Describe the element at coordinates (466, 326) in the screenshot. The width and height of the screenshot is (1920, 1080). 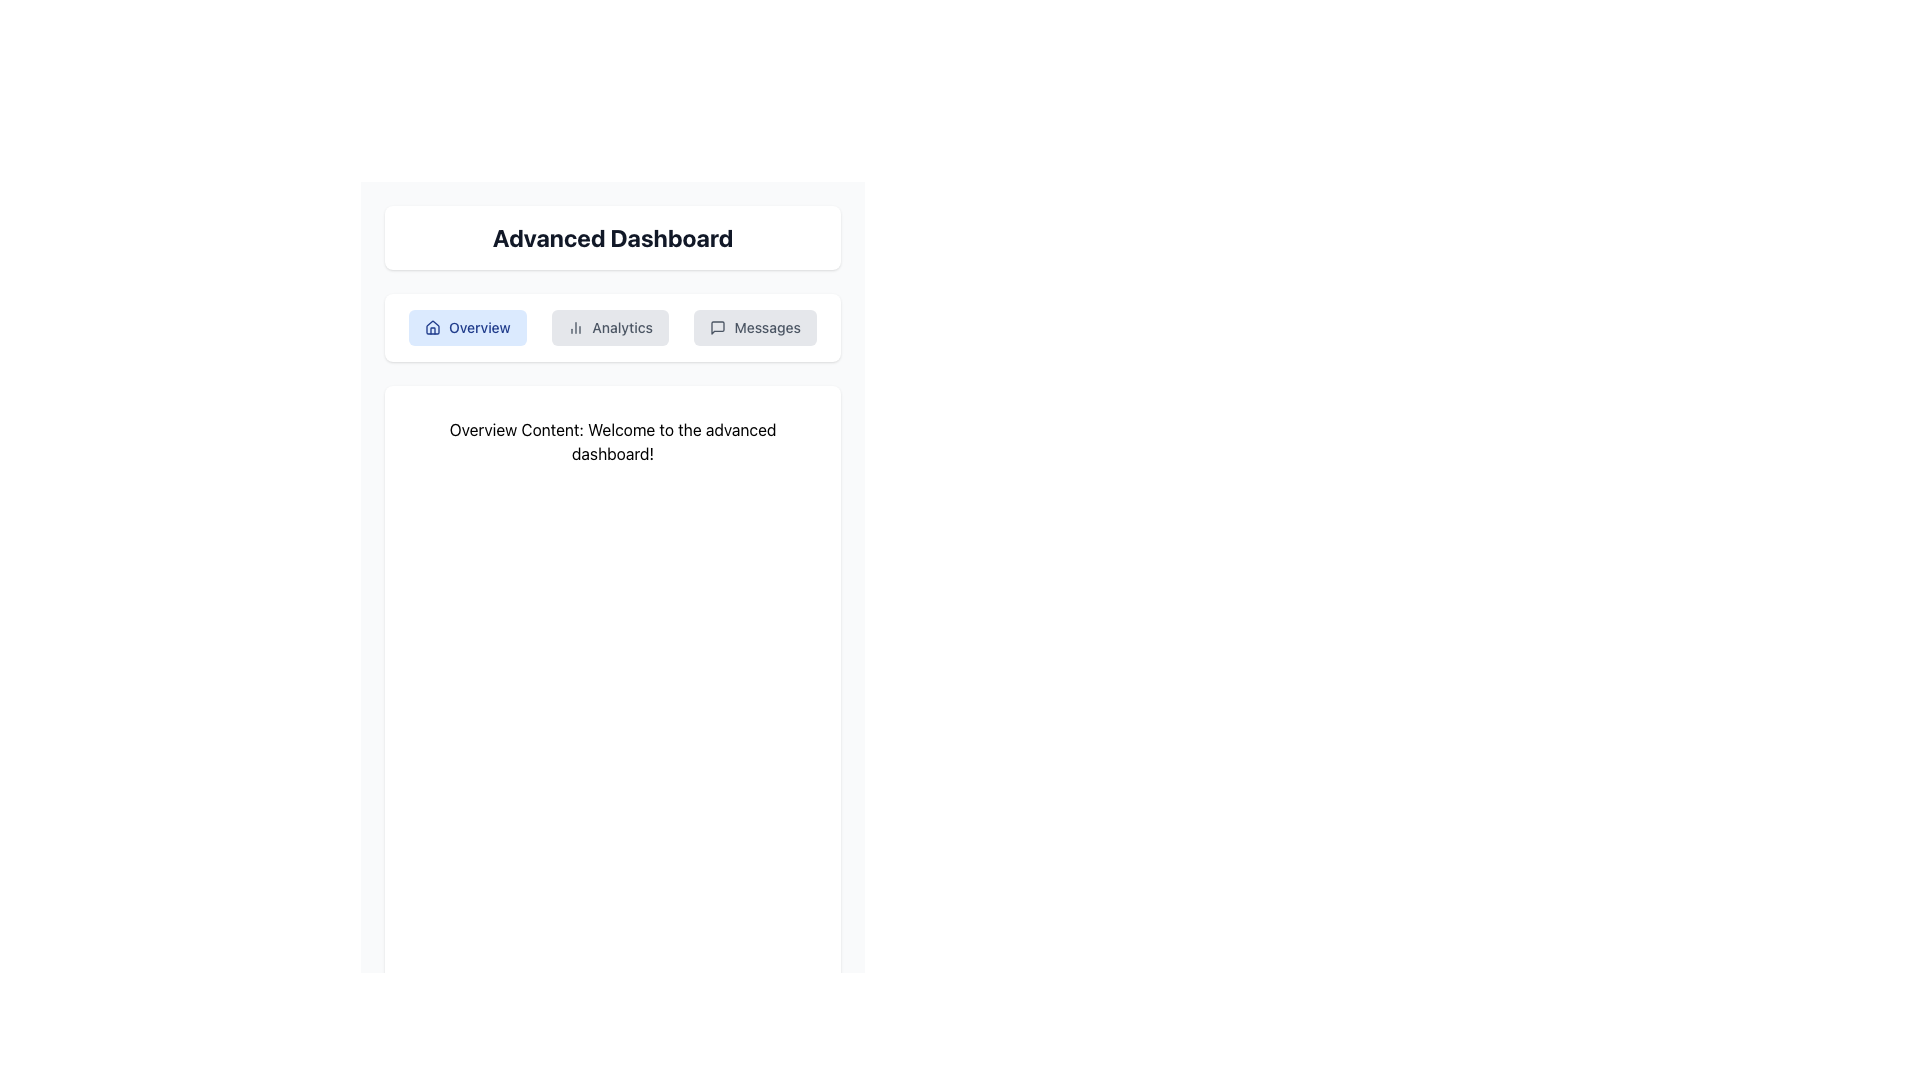
I see `the 'Overview' navigation button located at the left side of the button group in the 'Advanced Dashboard' section` at that location.